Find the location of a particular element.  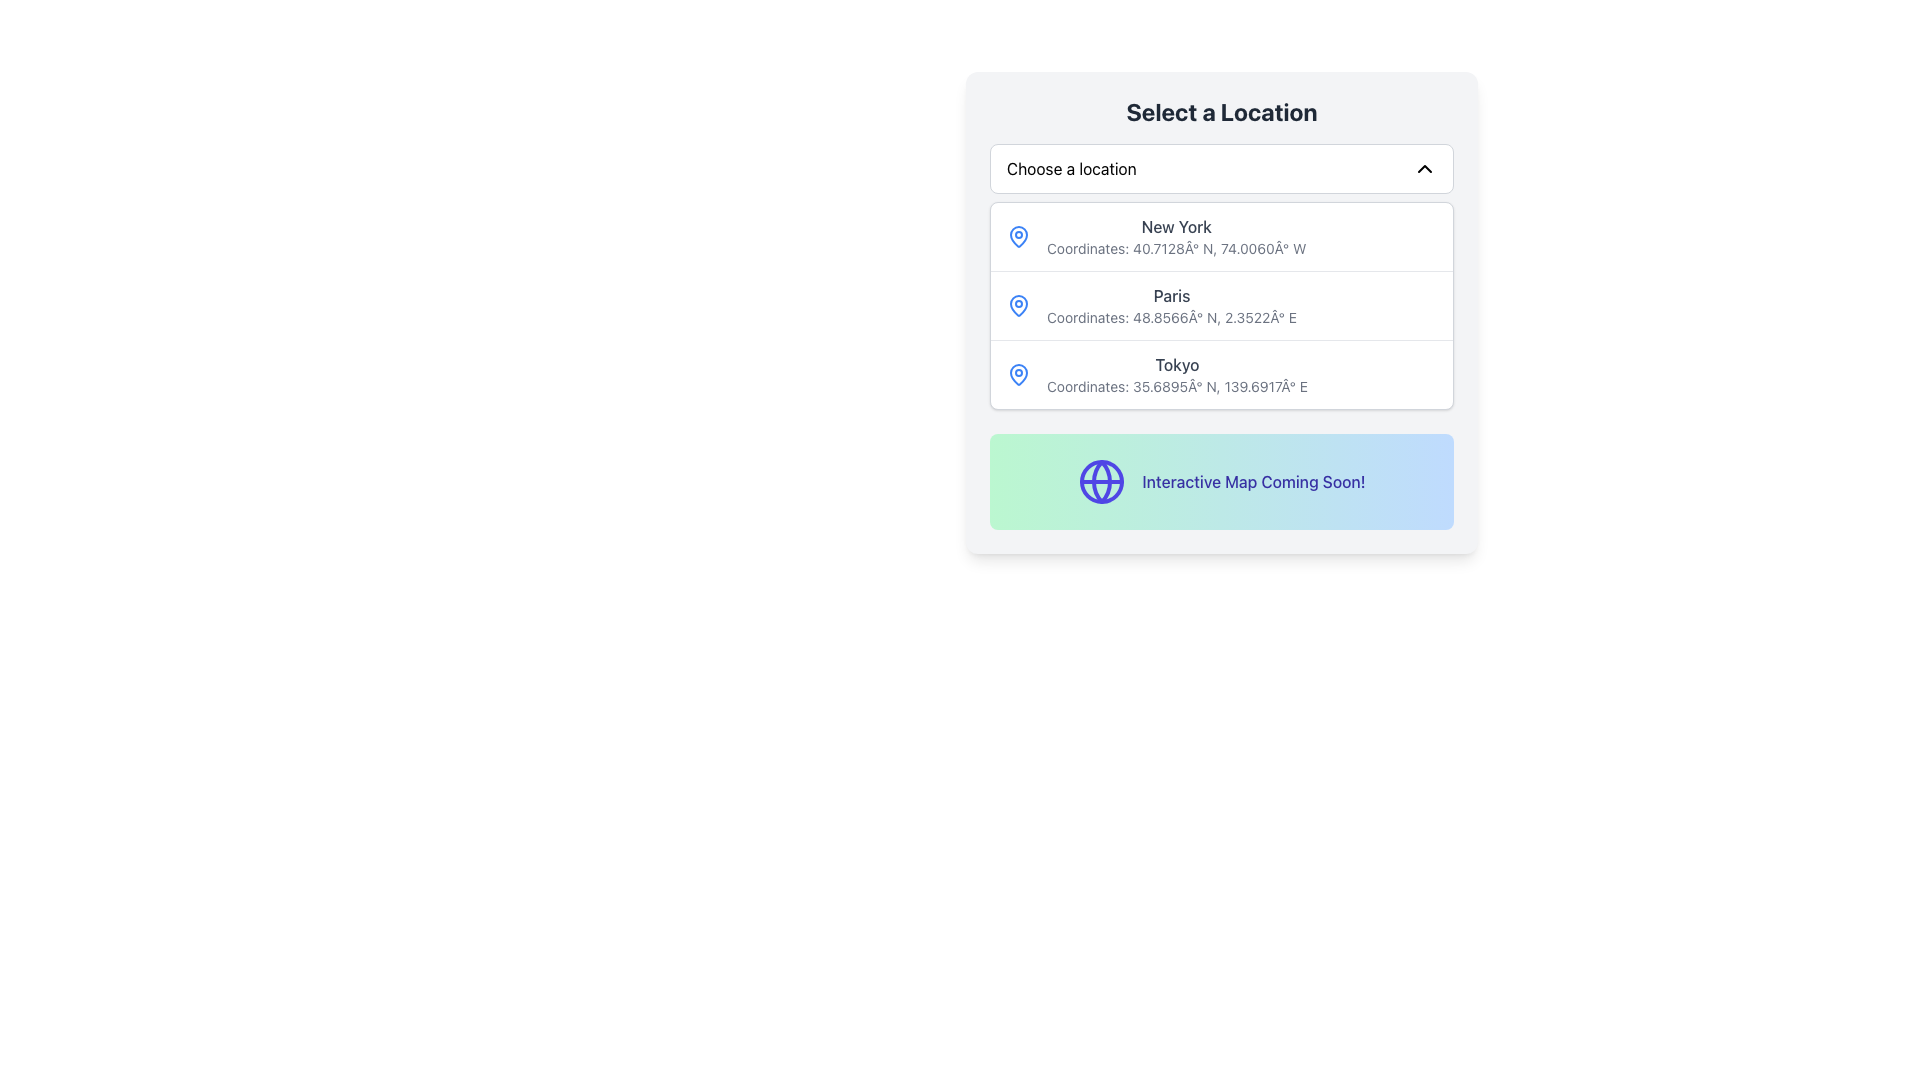

text label displaying 'Paris', which is prominently styled in gray and located in the second position of a list of location options is located at coordinates (1171, 296).